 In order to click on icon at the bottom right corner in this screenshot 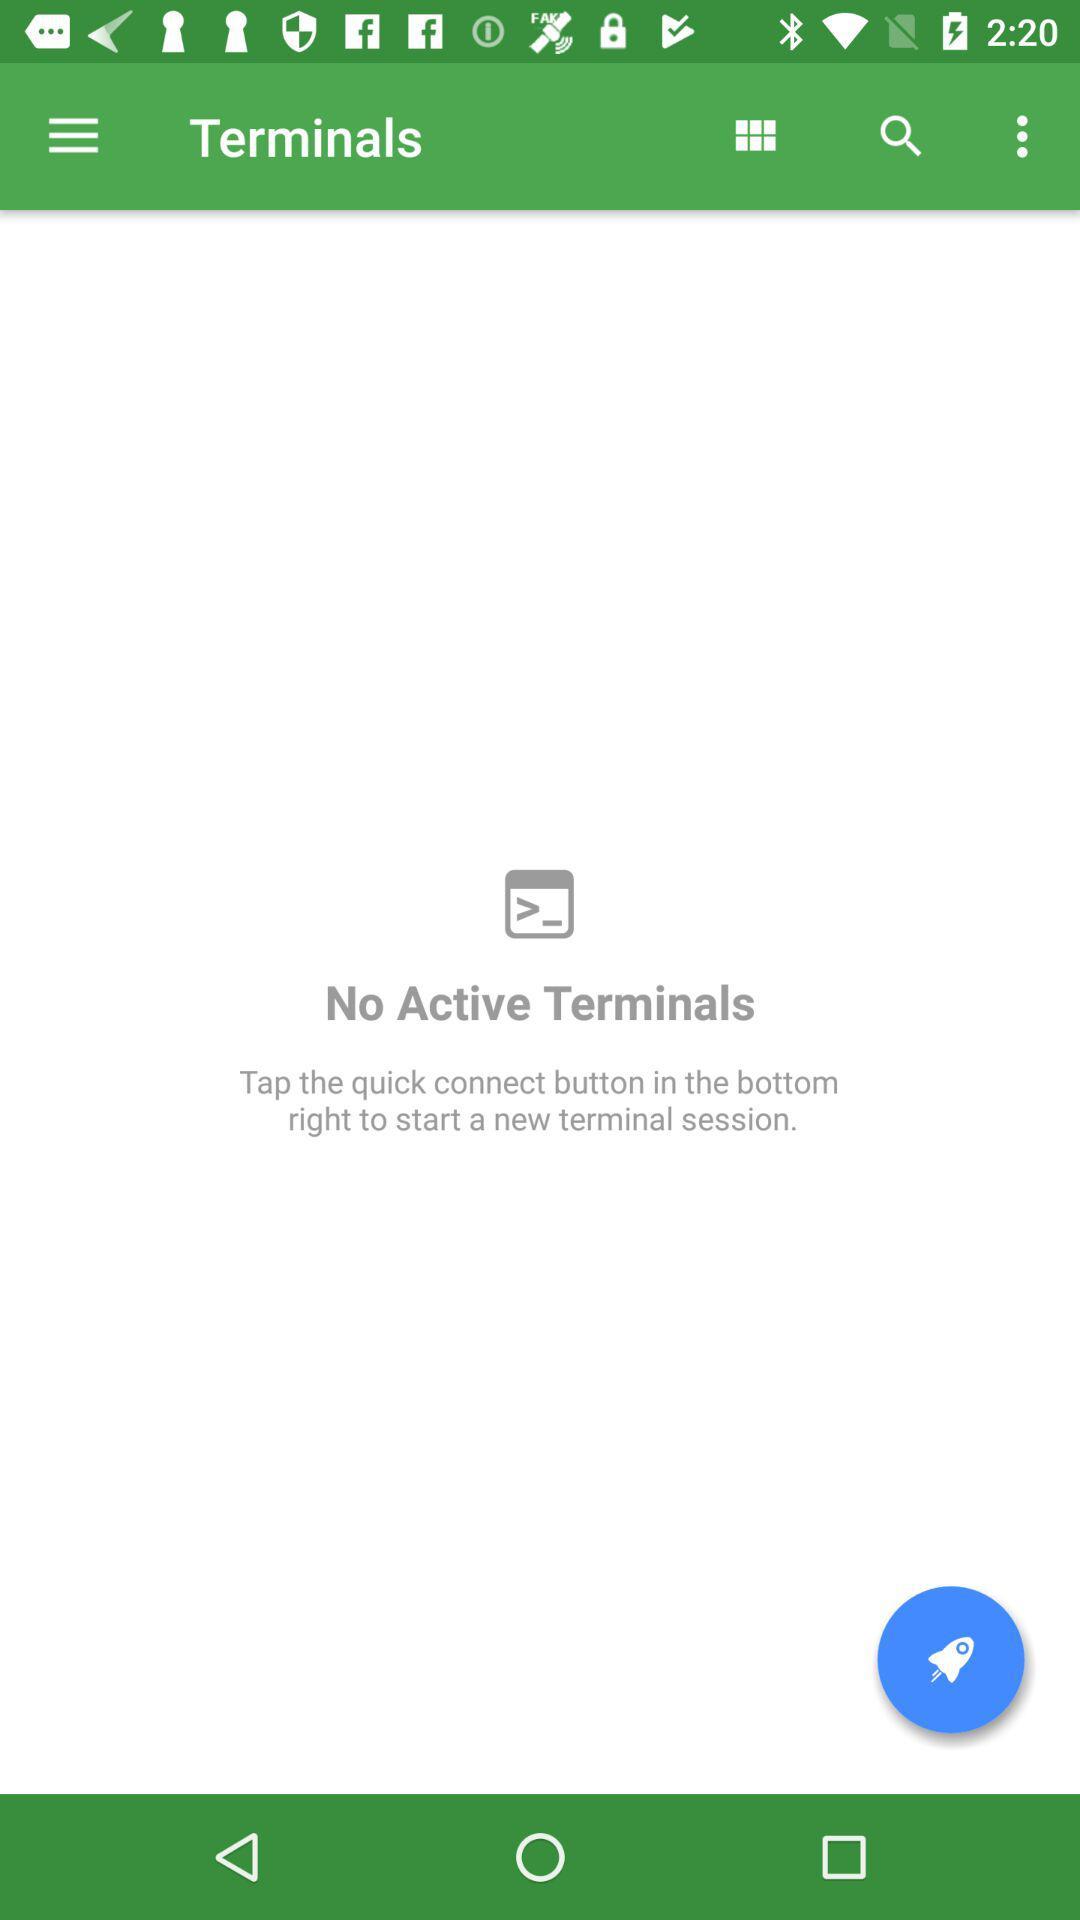, I will do `click(950, 1659)`.